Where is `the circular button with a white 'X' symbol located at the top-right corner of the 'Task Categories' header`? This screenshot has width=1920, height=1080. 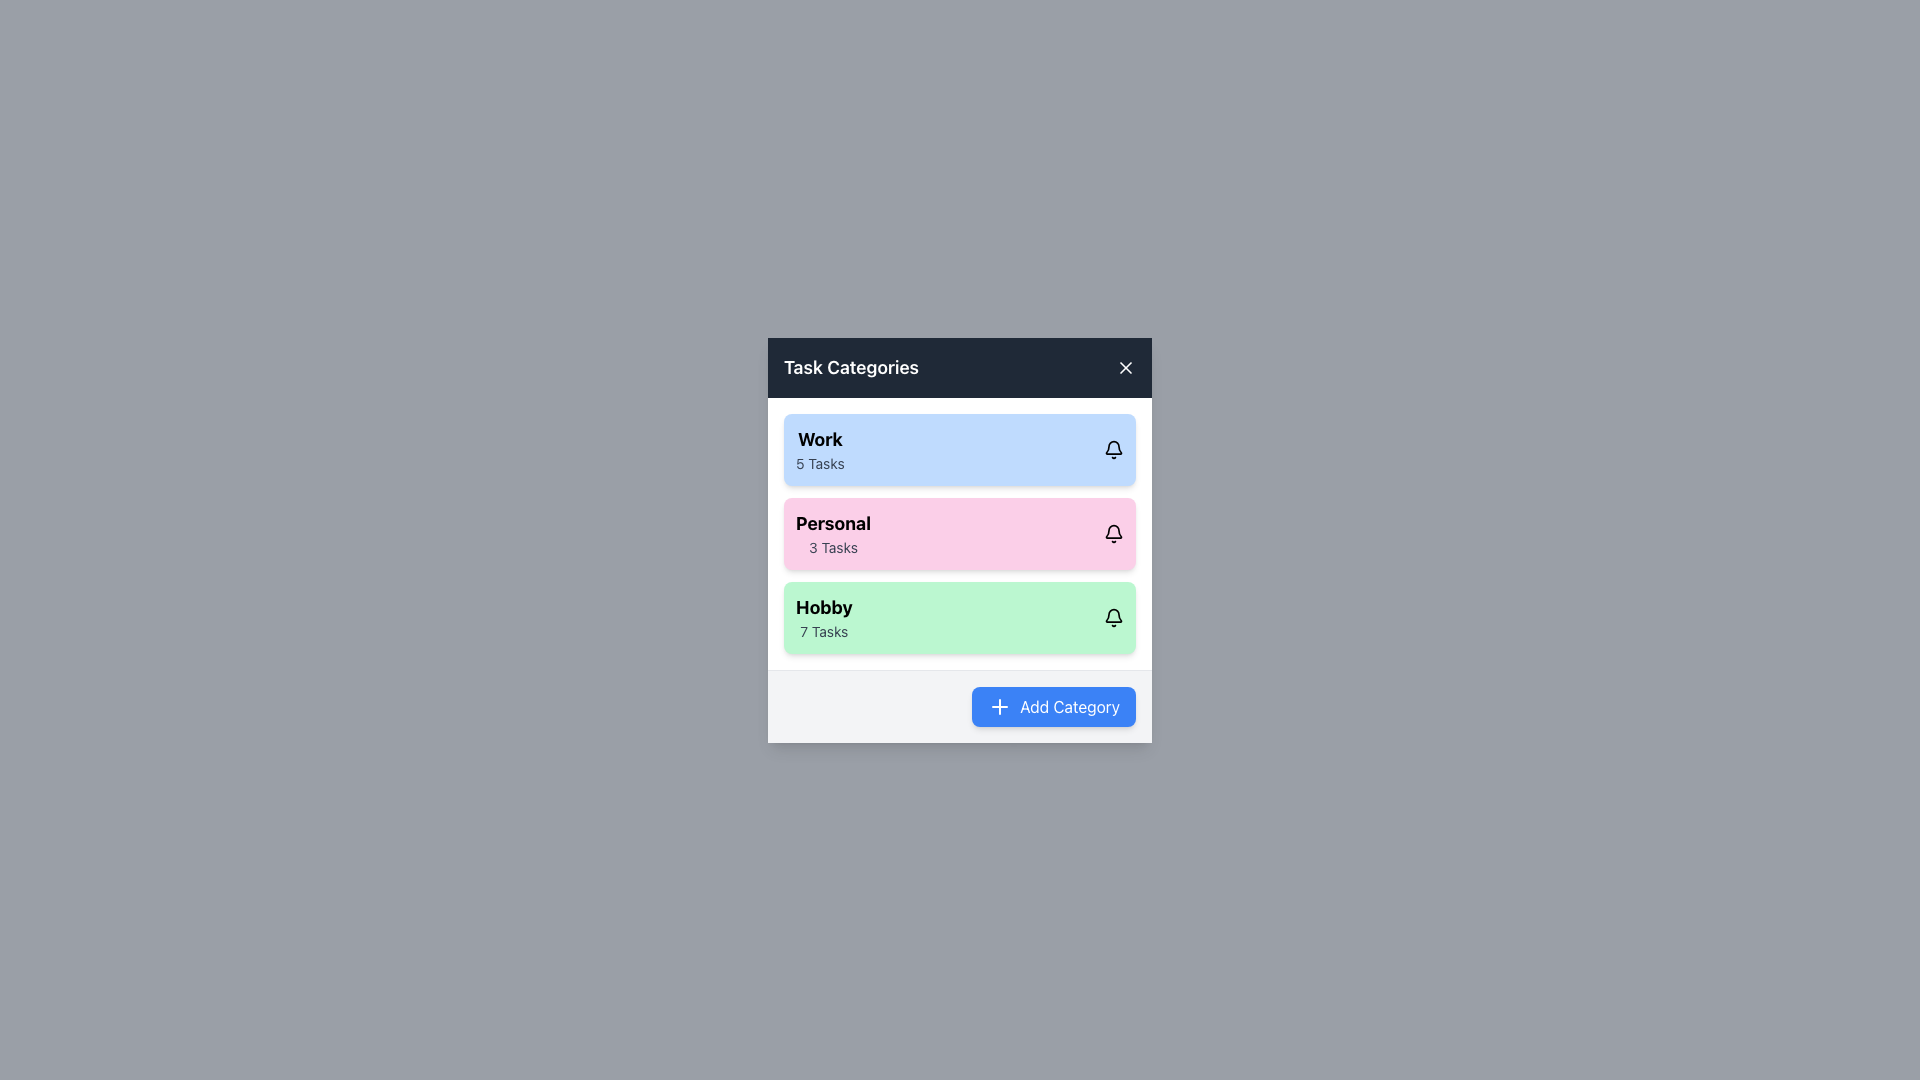
the circular button with a white 'X' symbol located at the top-right corner of the 'Task Categories' header is located at coordinates (1126, 366).